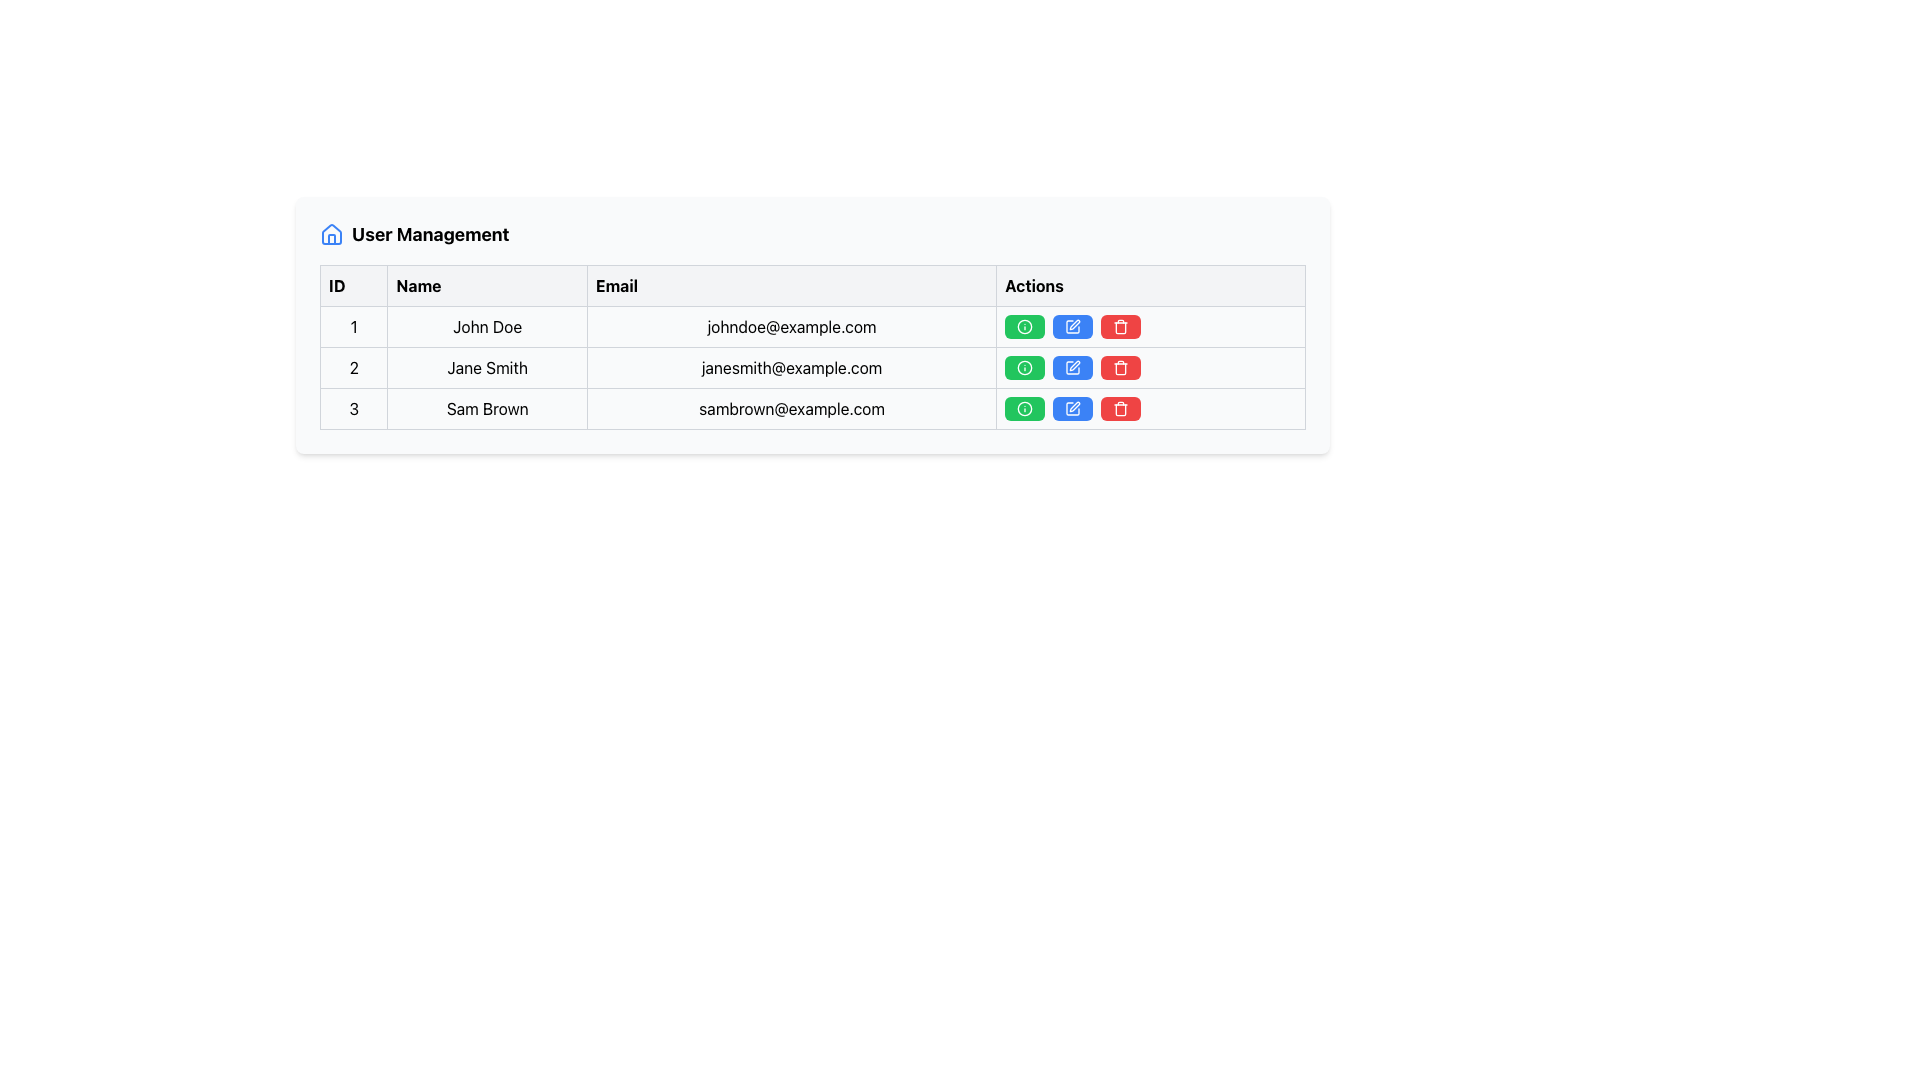 Image resolution: width=1920 pixels, height=1080 pixels. Describe the element at coordinates (1025, 326) in the screenshot. I see `the information button located in the 'Actions' column of the first row, adjacent to the email 'johndoe@example.com'` at that location.